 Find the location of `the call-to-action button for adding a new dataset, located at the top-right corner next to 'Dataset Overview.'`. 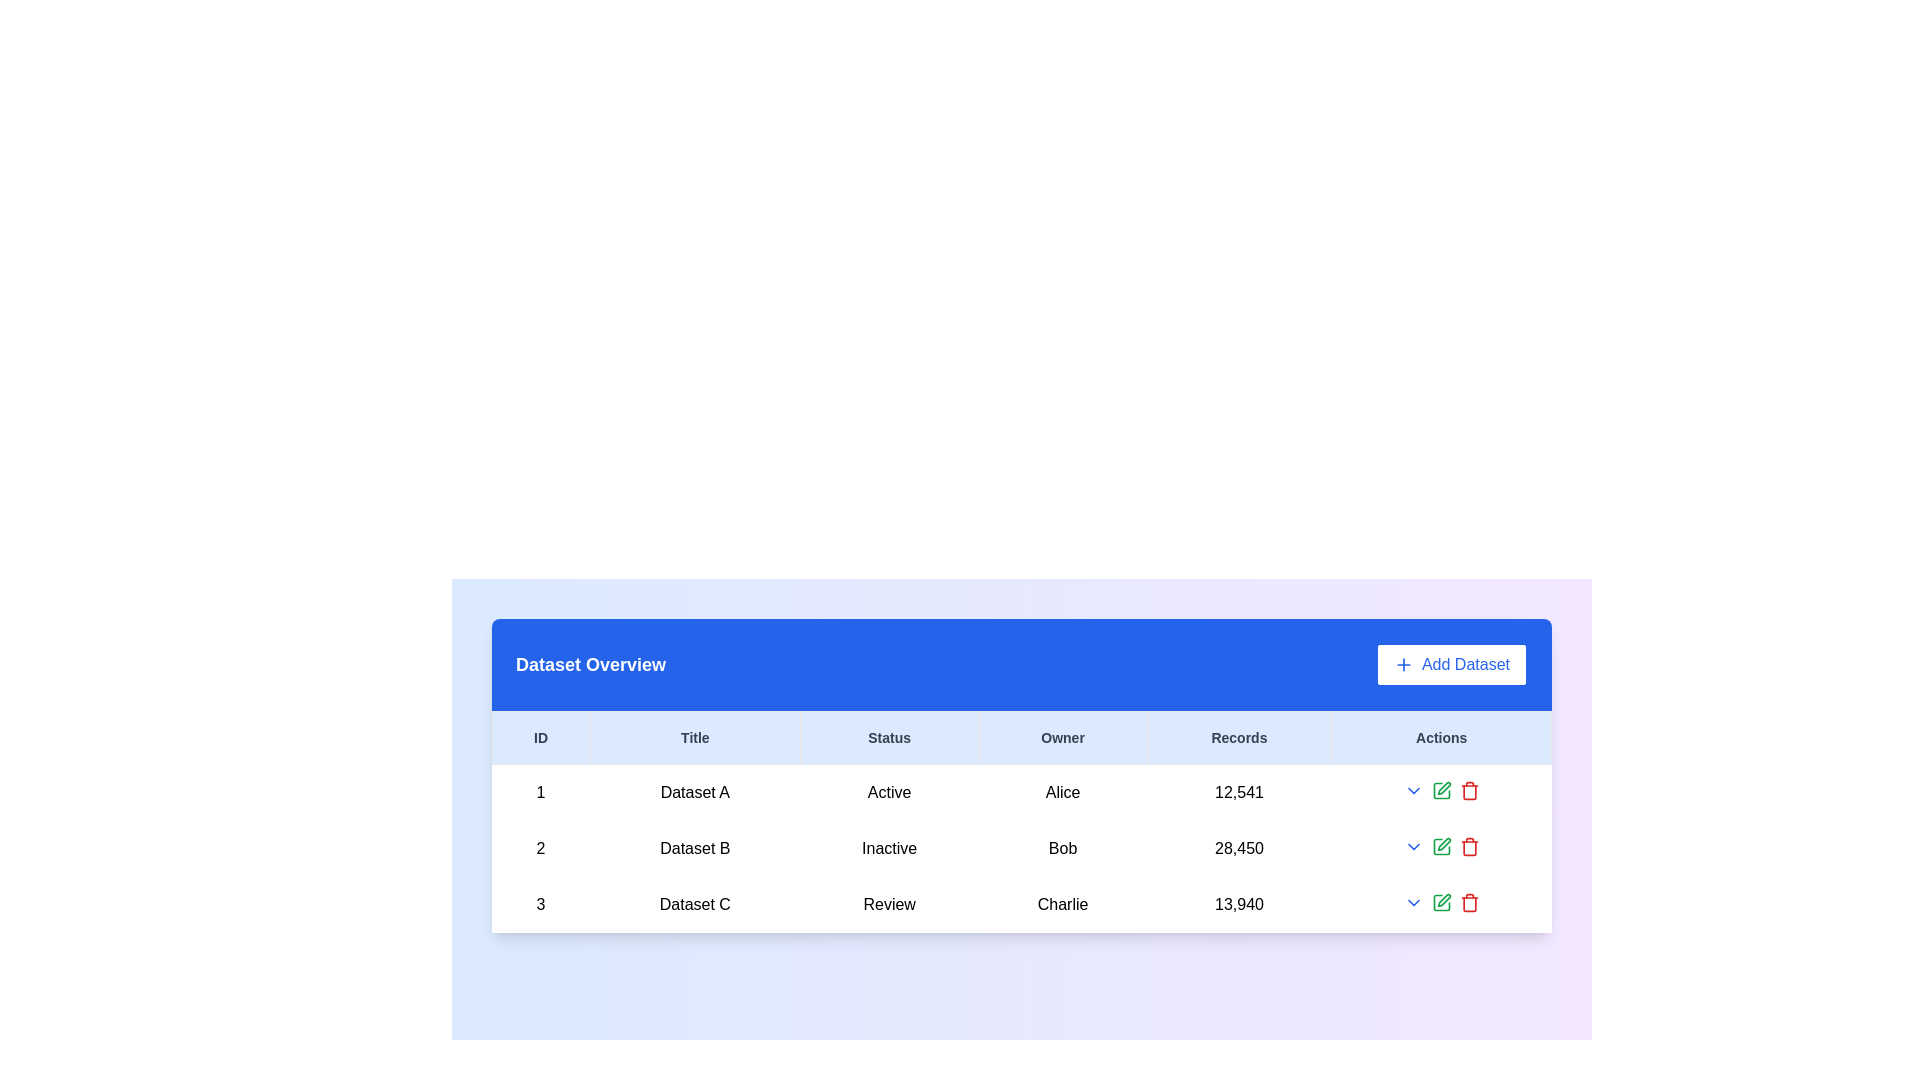

the call-to-action button for adding a new dataset, located at the top-right corner next to 'Dataset Overview.' is located at coordinates (1451, 664).